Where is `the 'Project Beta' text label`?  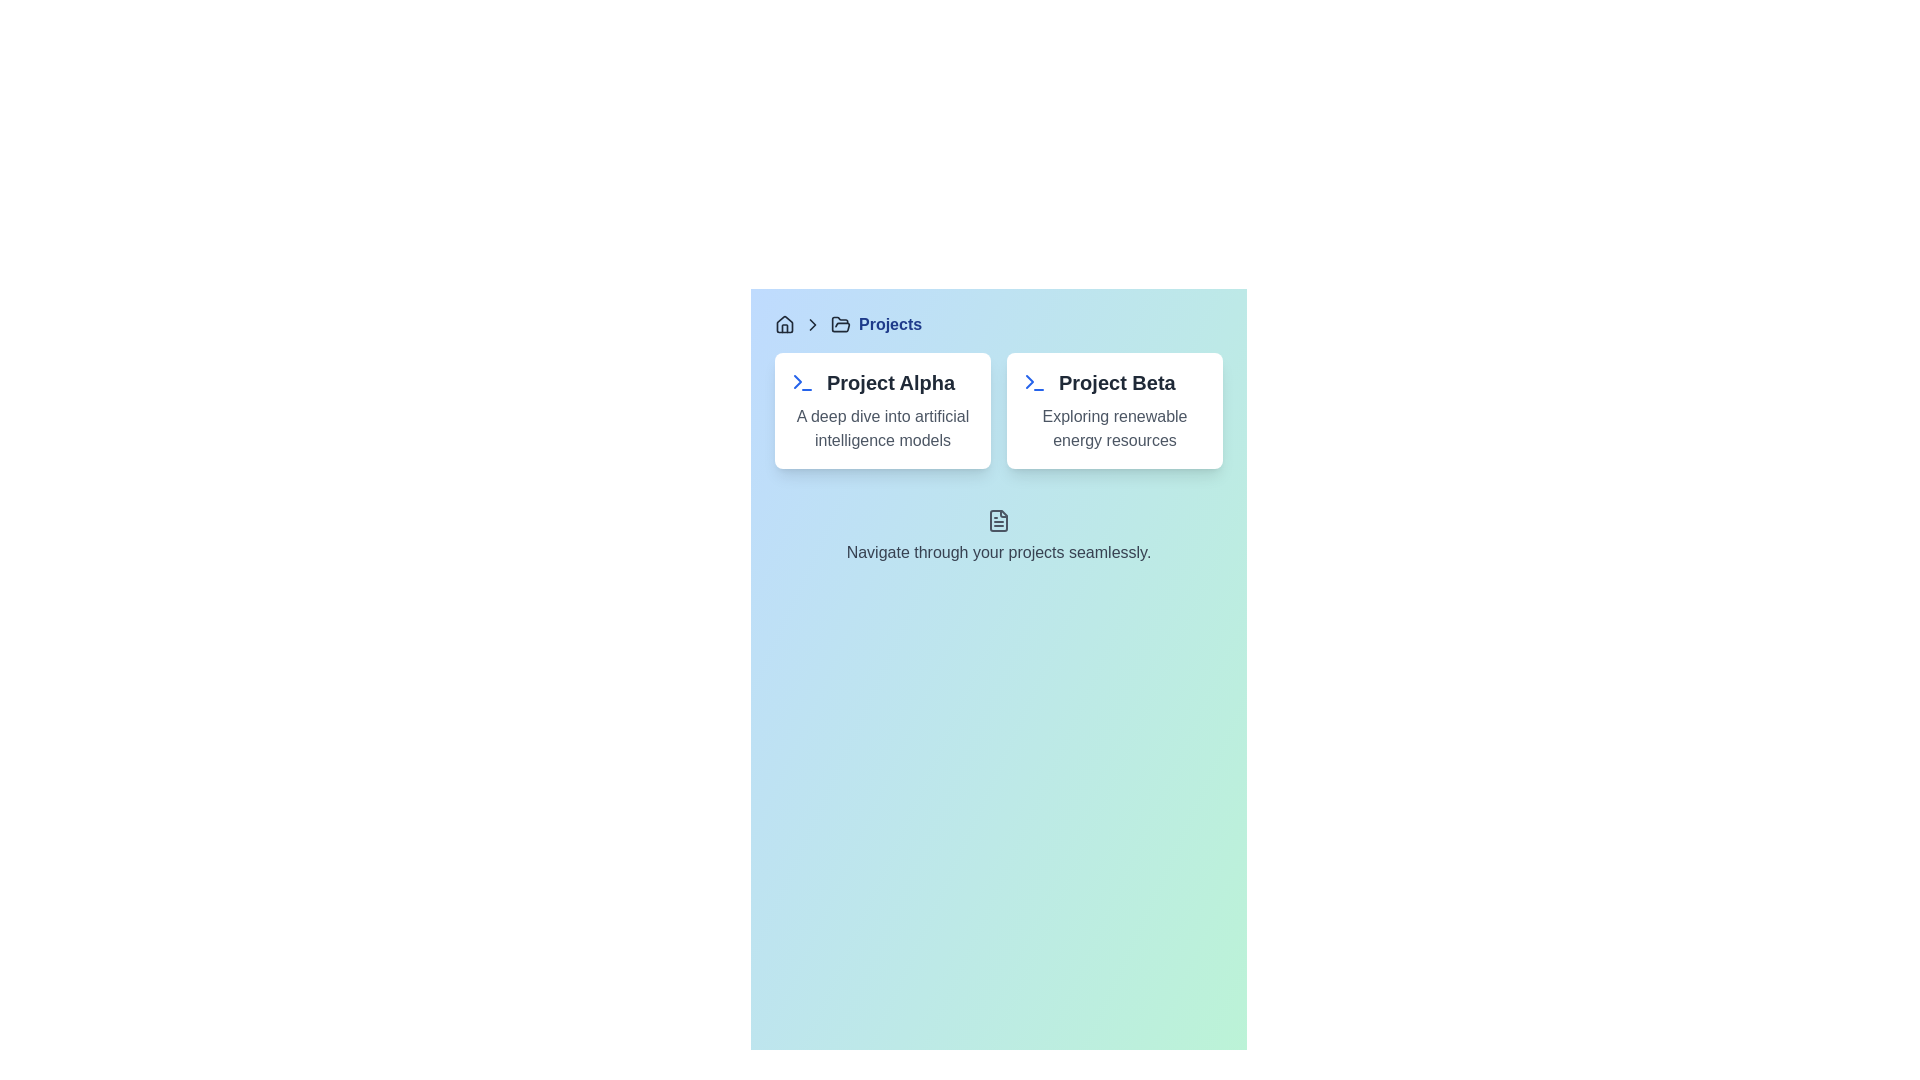 the 'Project Beta' text label is located at coordinates (1113, 382).